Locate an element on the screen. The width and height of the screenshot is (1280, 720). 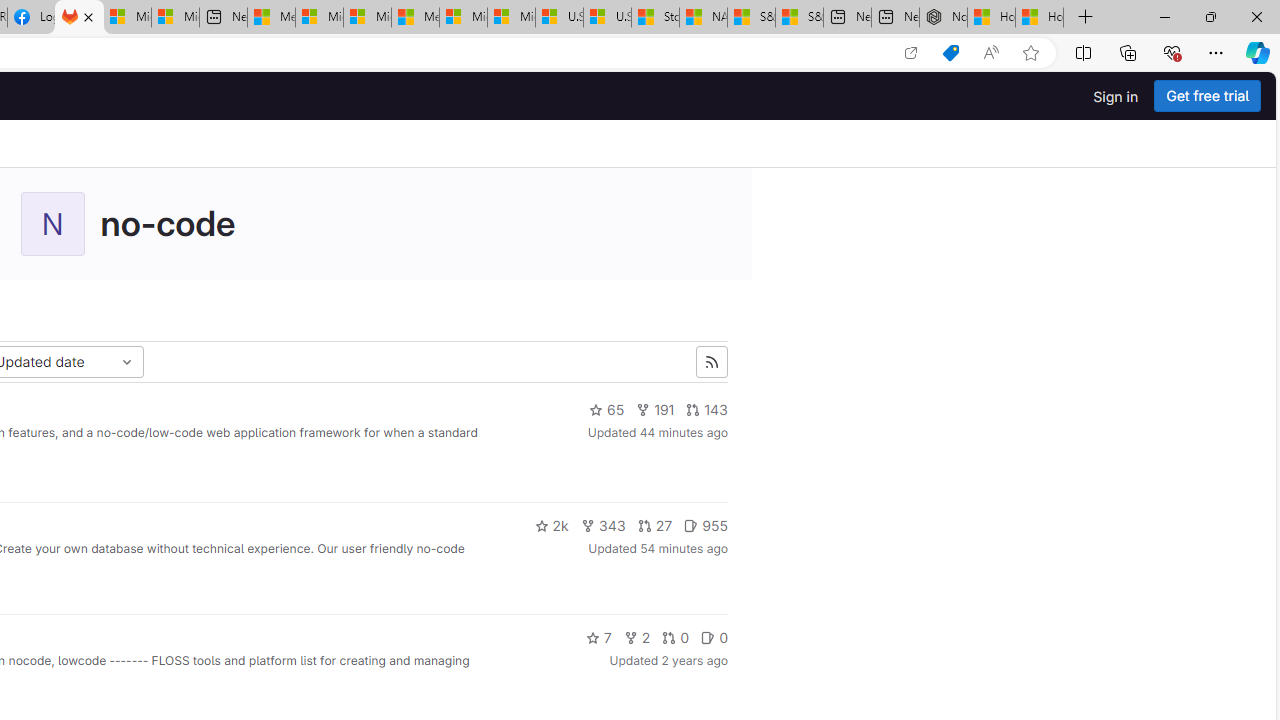
'Get free trial' is located at coordinates (1206, 96).